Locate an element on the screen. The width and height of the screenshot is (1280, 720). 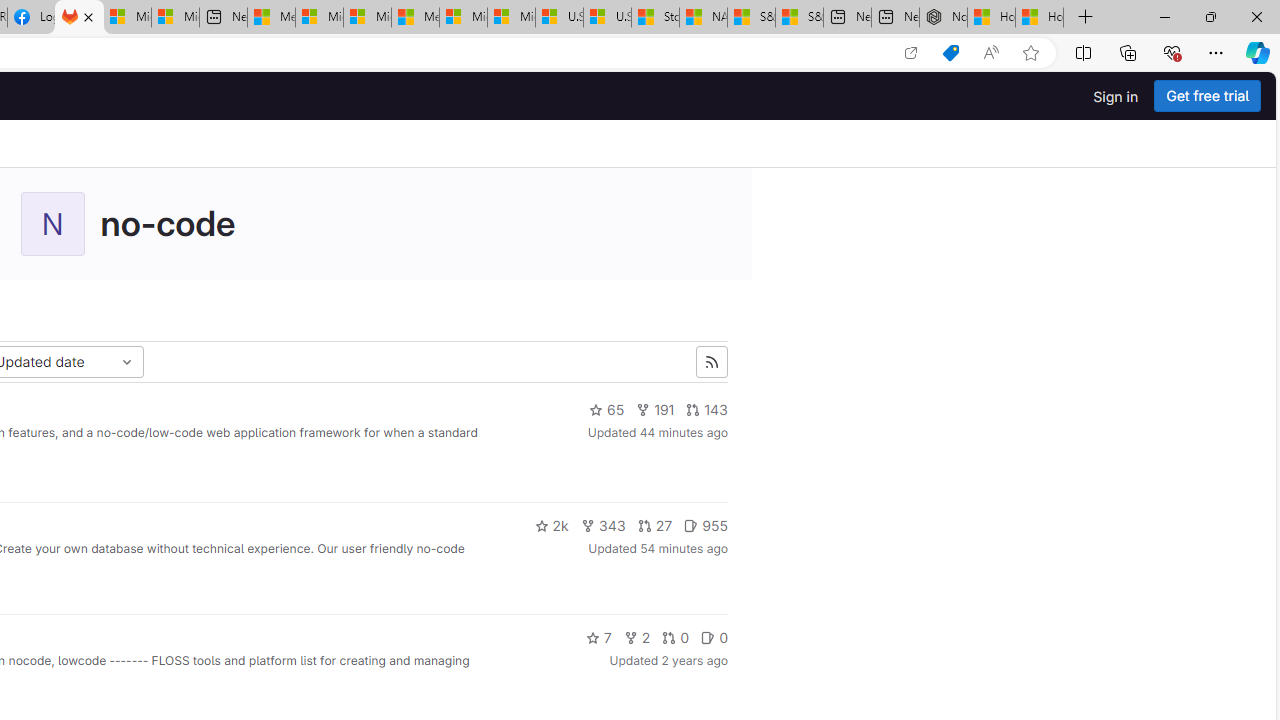
'Get free trial' is located at coordinates (1206, 96).